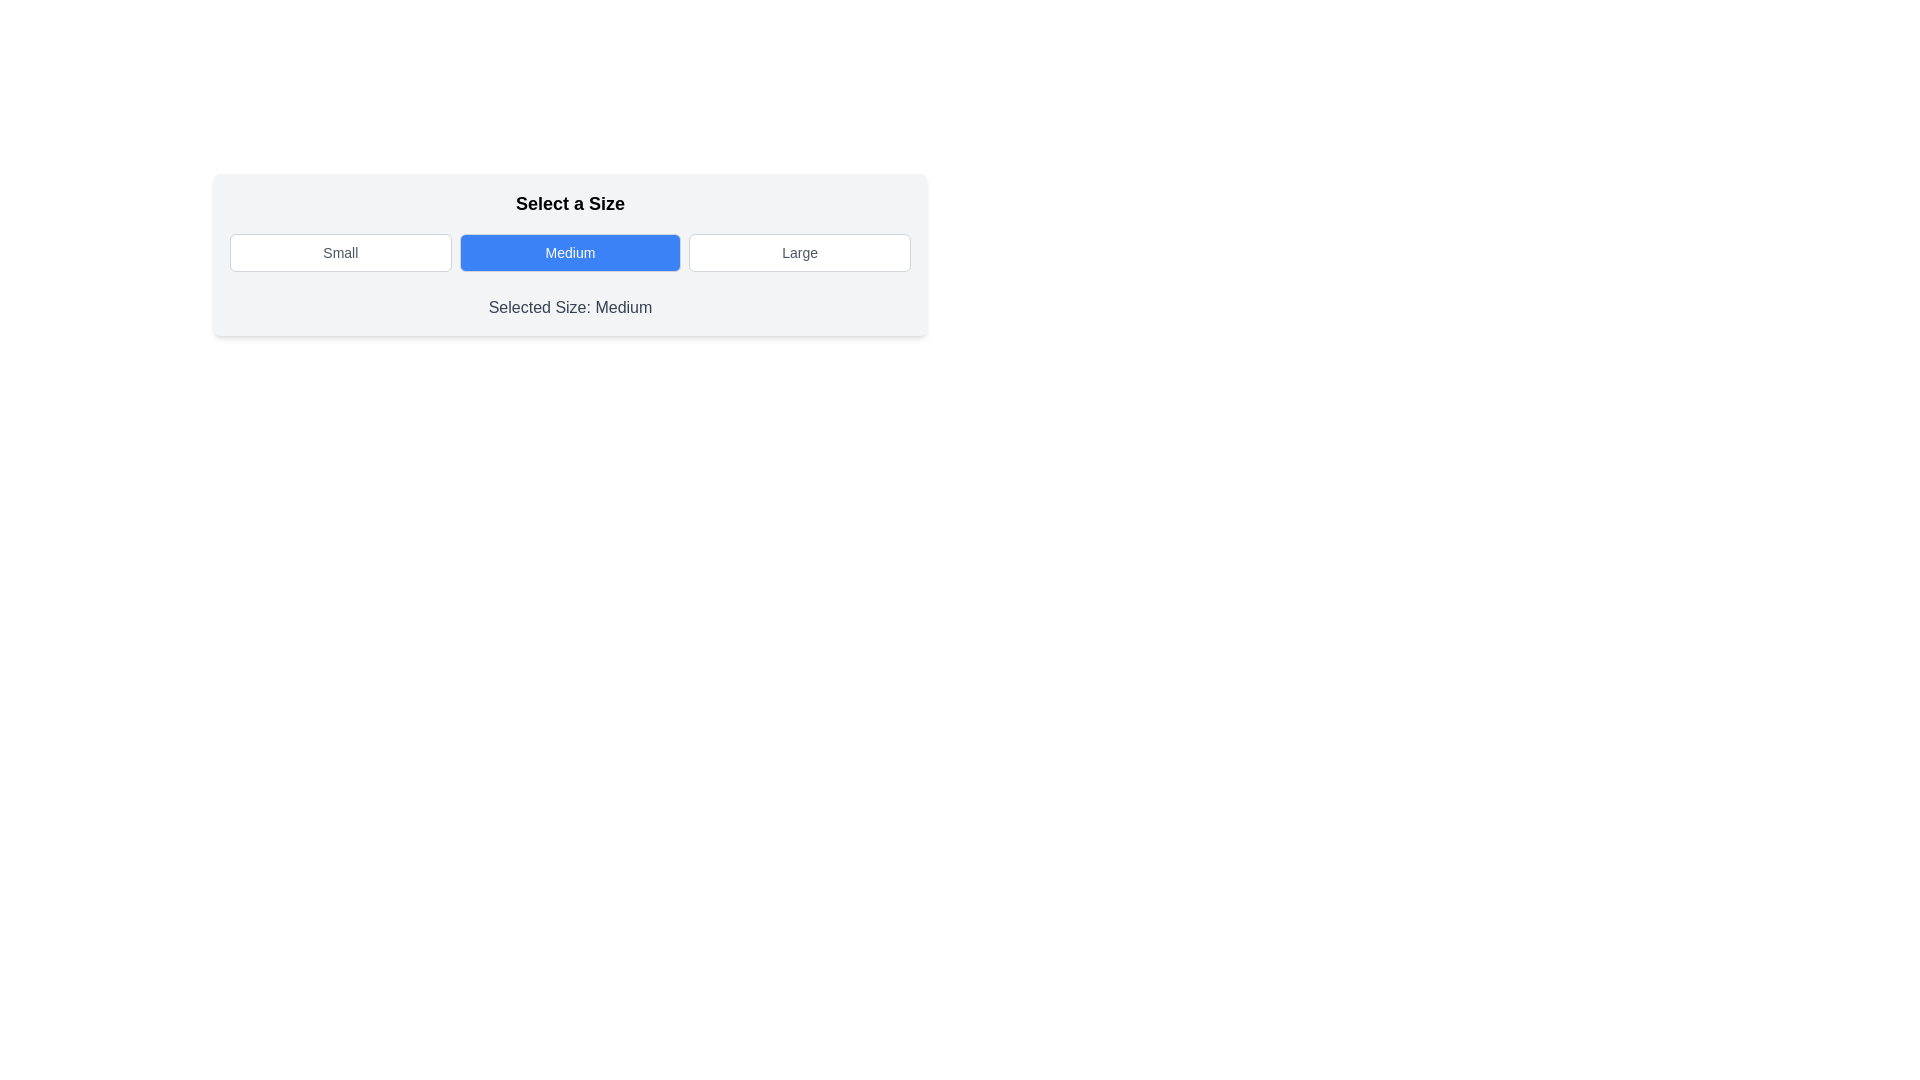  I want to click on the button that selects the 'Large' size, which is the third button in a horizontal grid layout adjacent to the 'Medium' button, so click(800, 252).